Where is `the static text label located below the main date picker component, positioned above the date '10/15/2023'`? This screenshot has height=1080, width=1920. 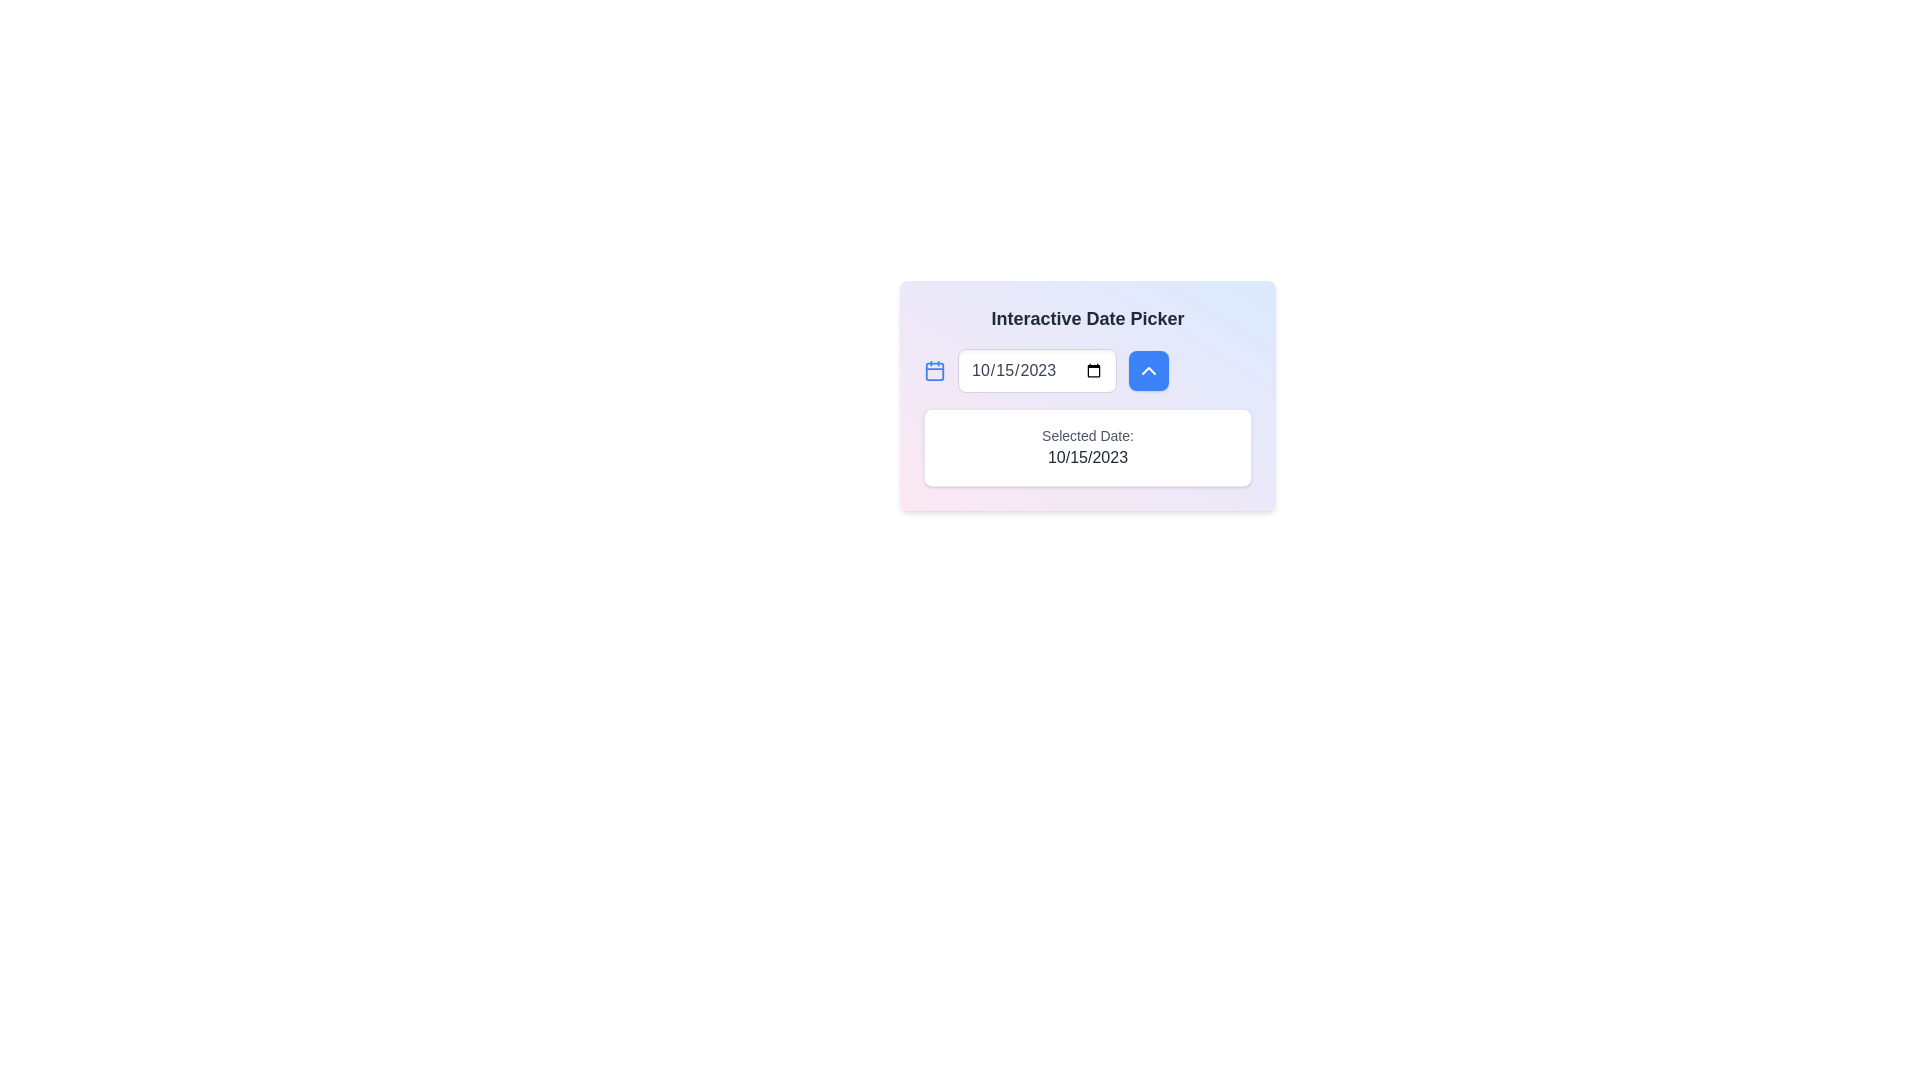
the static text label located below the main date picker component, positioned above the date '10/15/2023' is located at coordinates (1087, 434).